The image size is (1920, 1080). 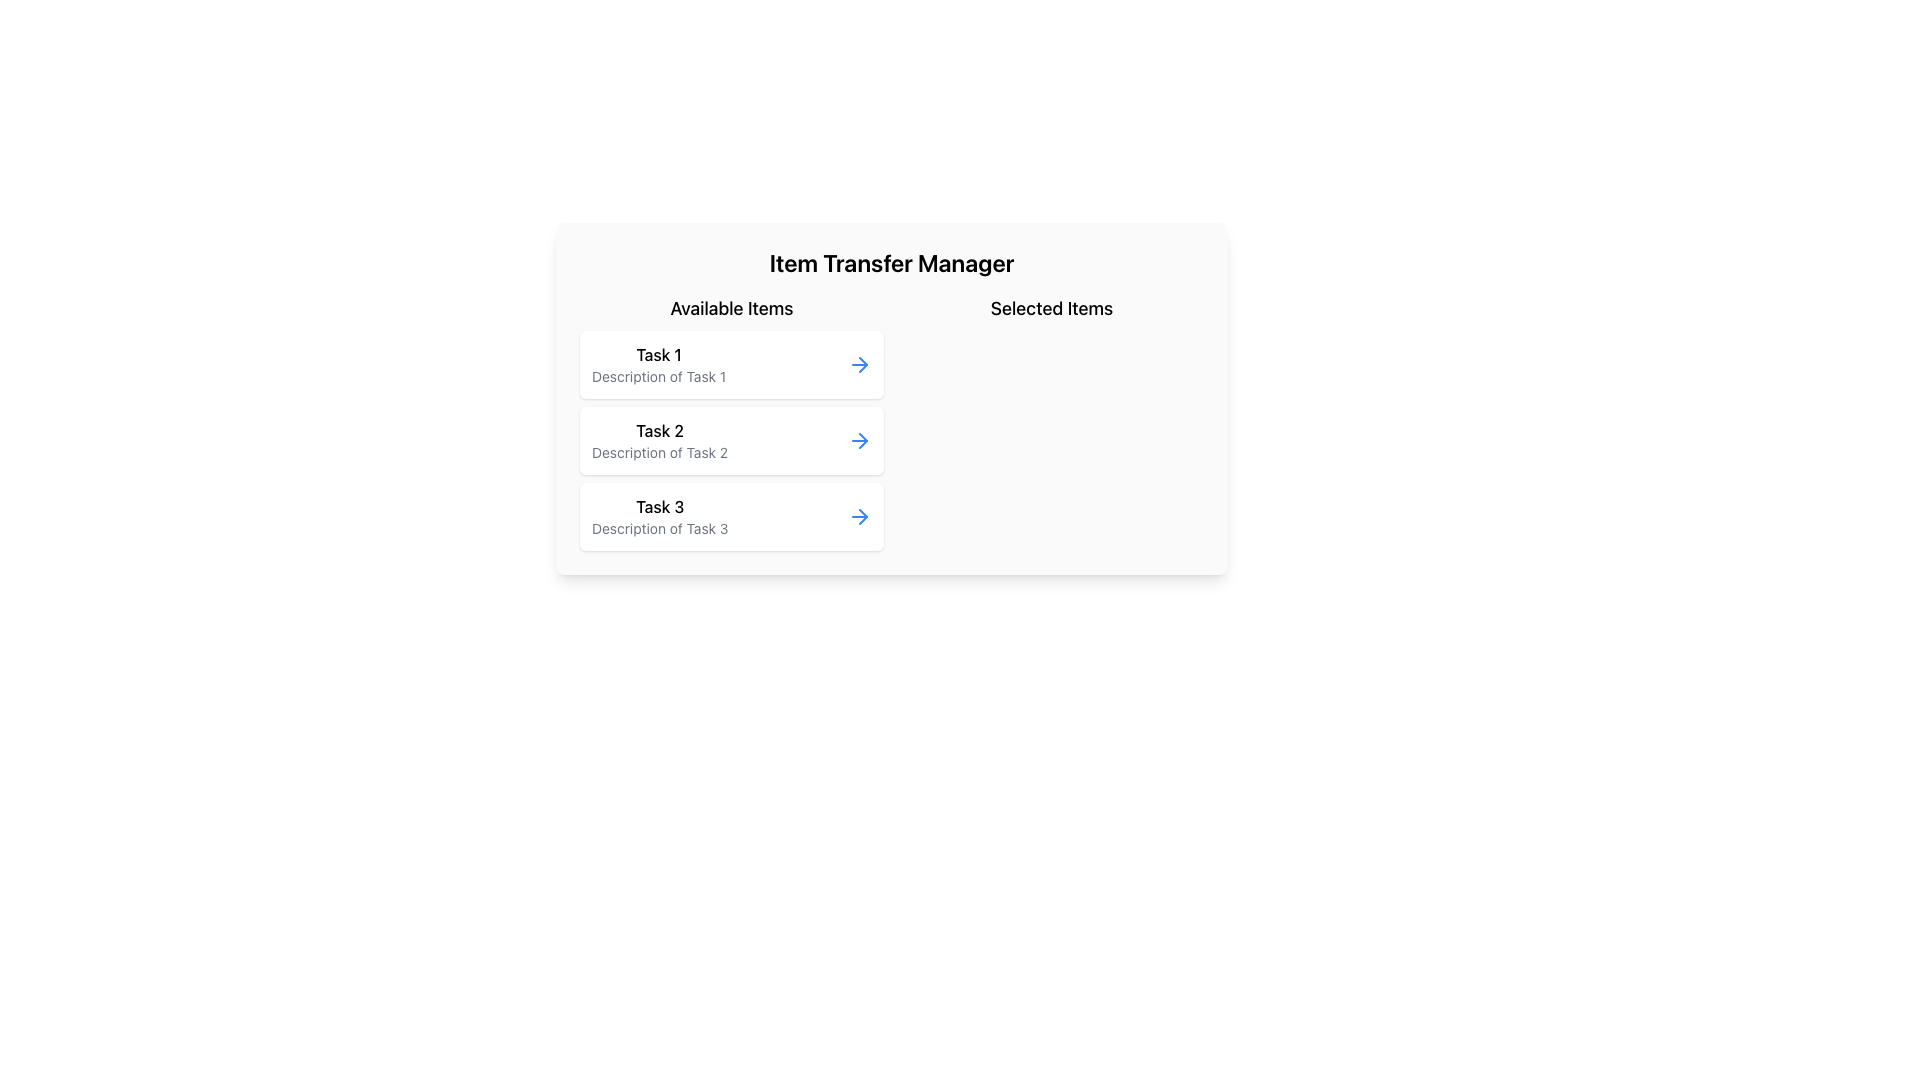 I want to click on the text label displaying 'Task 2', which is positioned at the top of a grouped item box under 'Available Items', so click(x=660, y=430).